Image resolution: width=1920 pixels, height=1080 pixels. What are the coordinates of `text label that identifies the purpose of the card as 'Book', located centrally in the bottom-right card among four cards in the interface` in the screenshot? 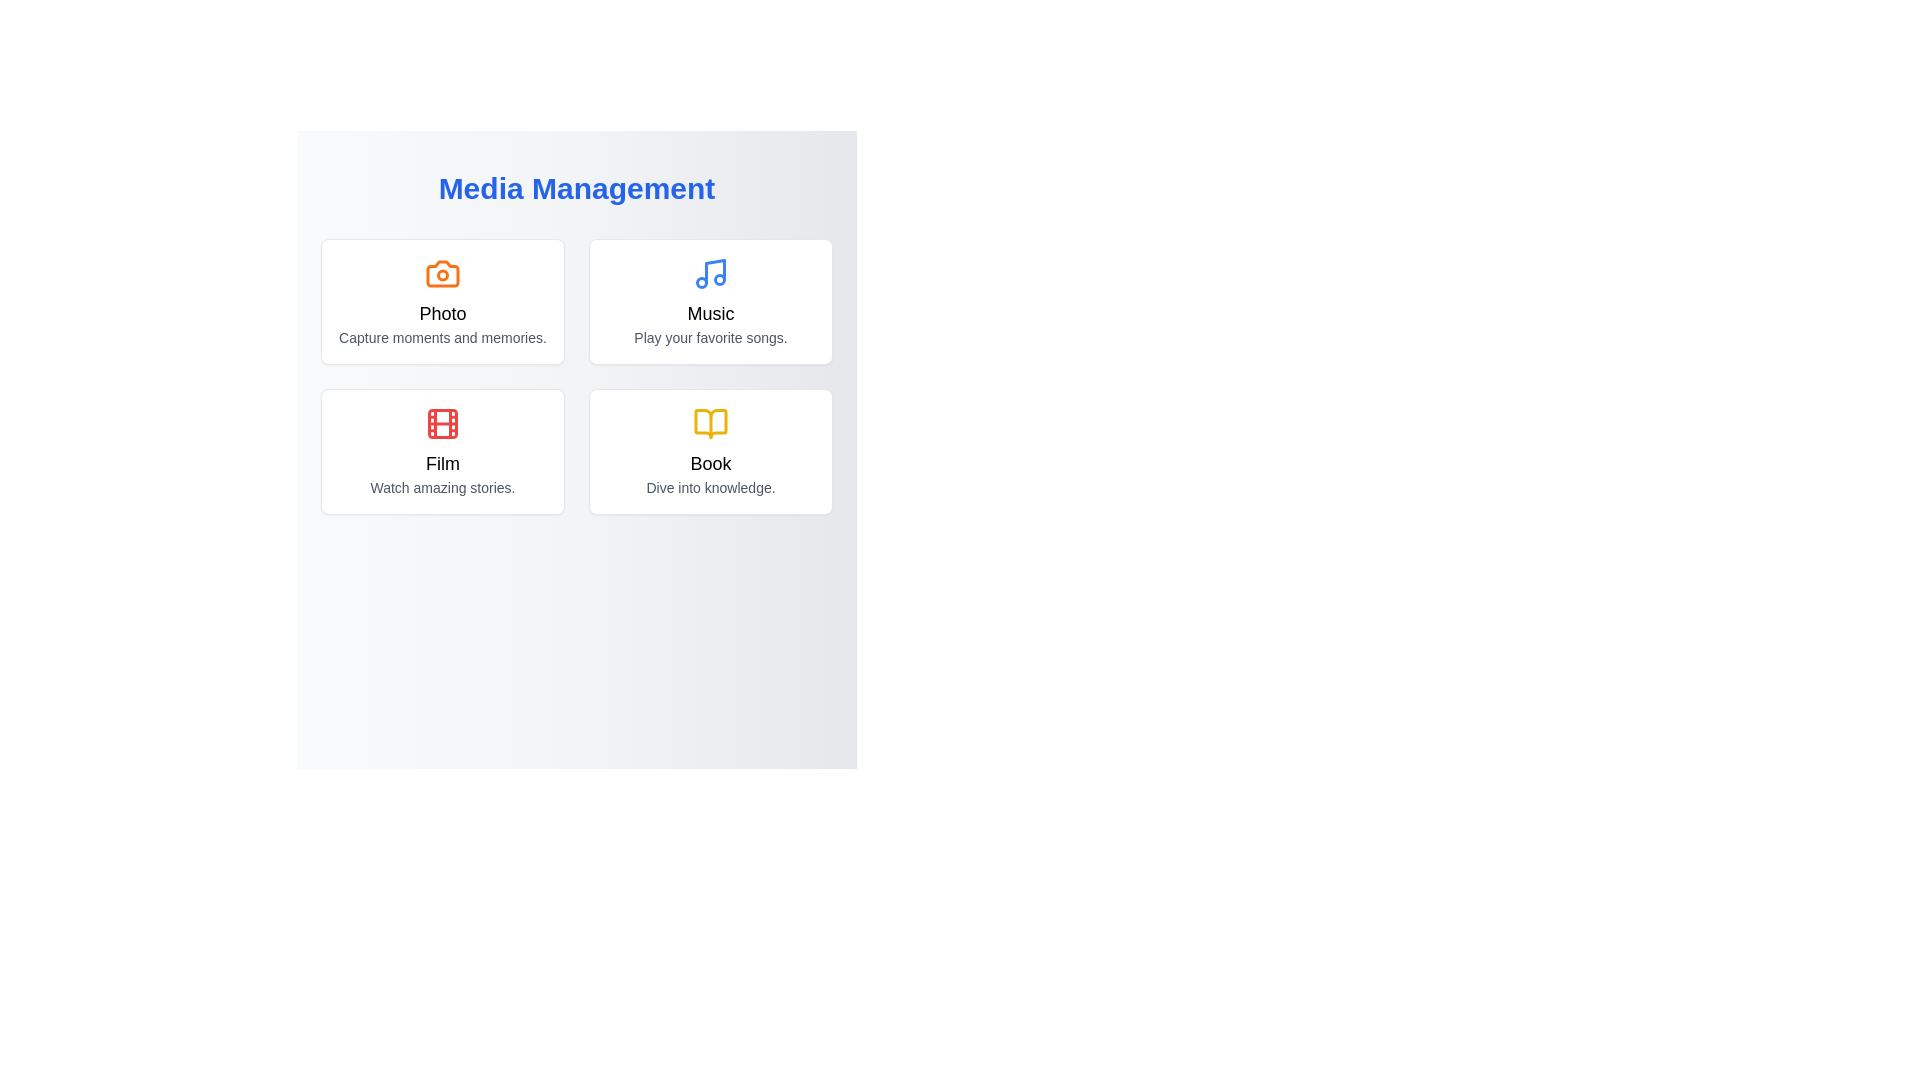 It's located at (710, 463).